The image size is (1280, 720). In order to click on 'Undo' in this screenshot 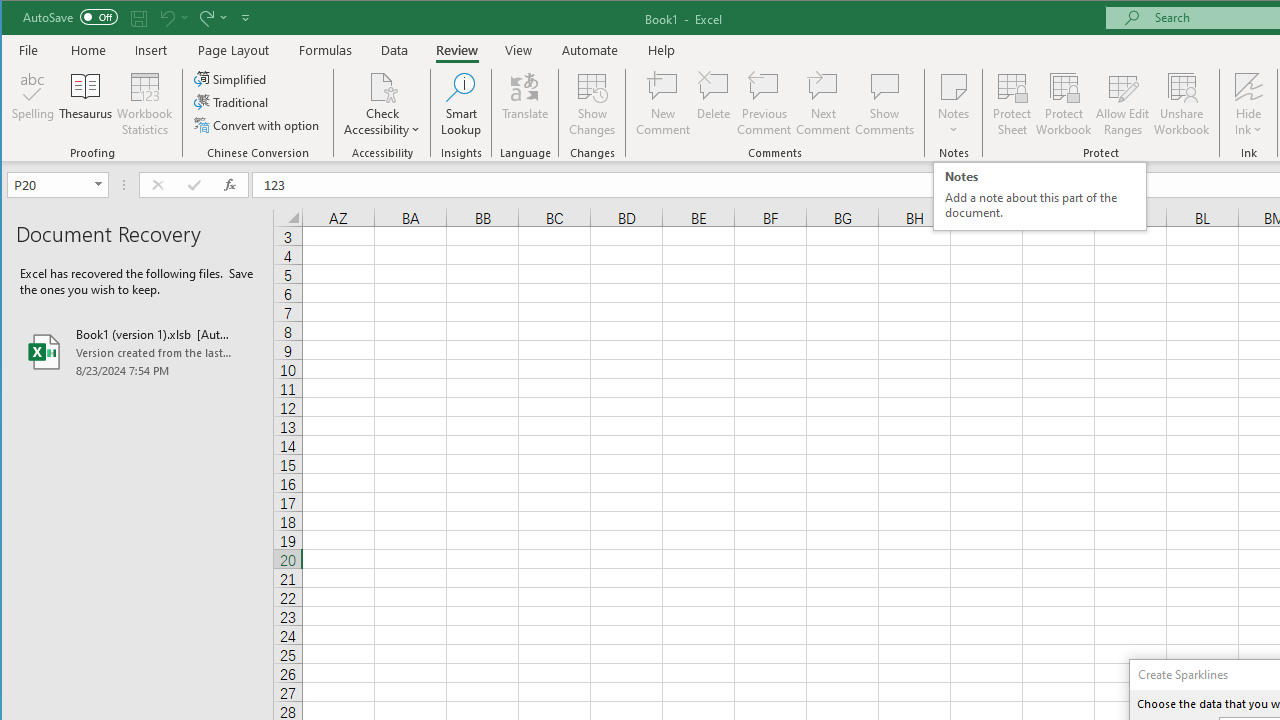, I will do `click(172, 17)`.